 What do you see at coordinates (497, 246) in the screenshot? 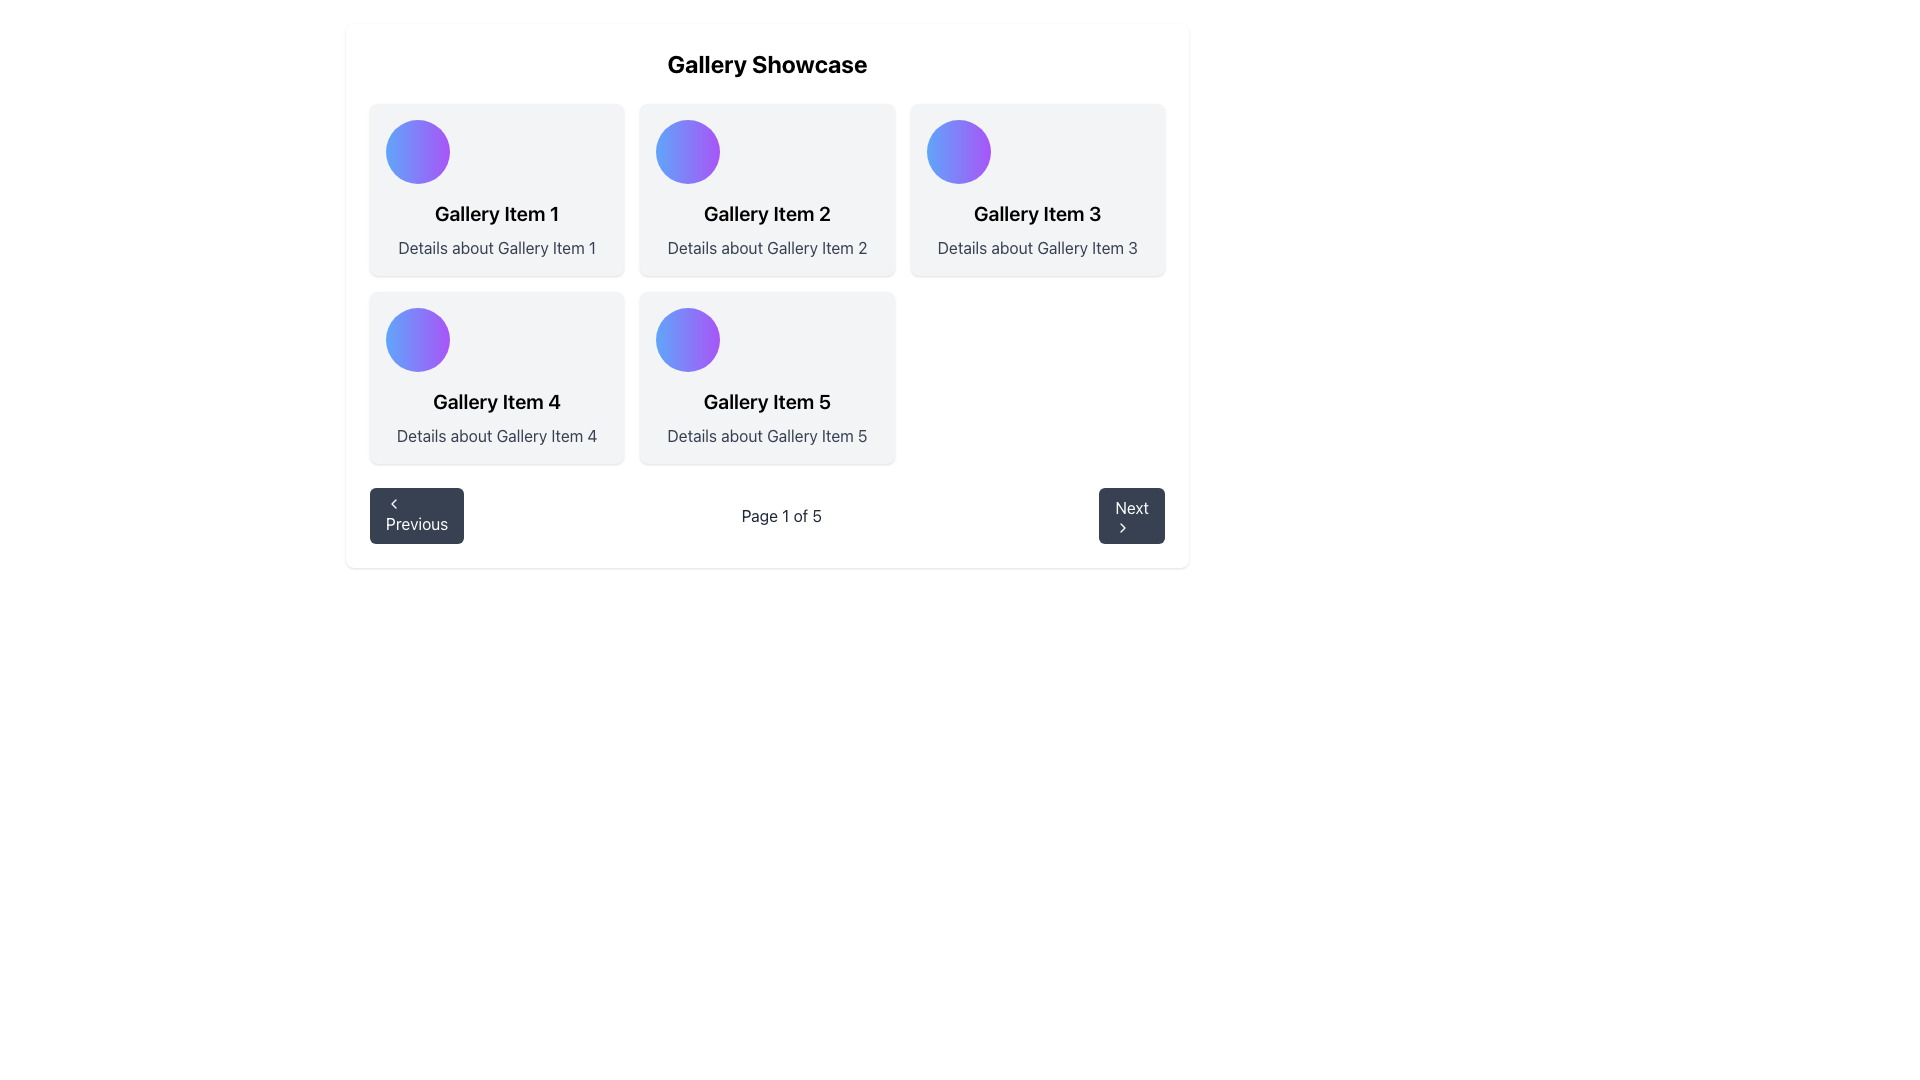
I see `the static text label providing additional descriptive information for 'Gallery Item 1' located in the top-left corner of the gallery grid layout` at bounding box center [497, 246].